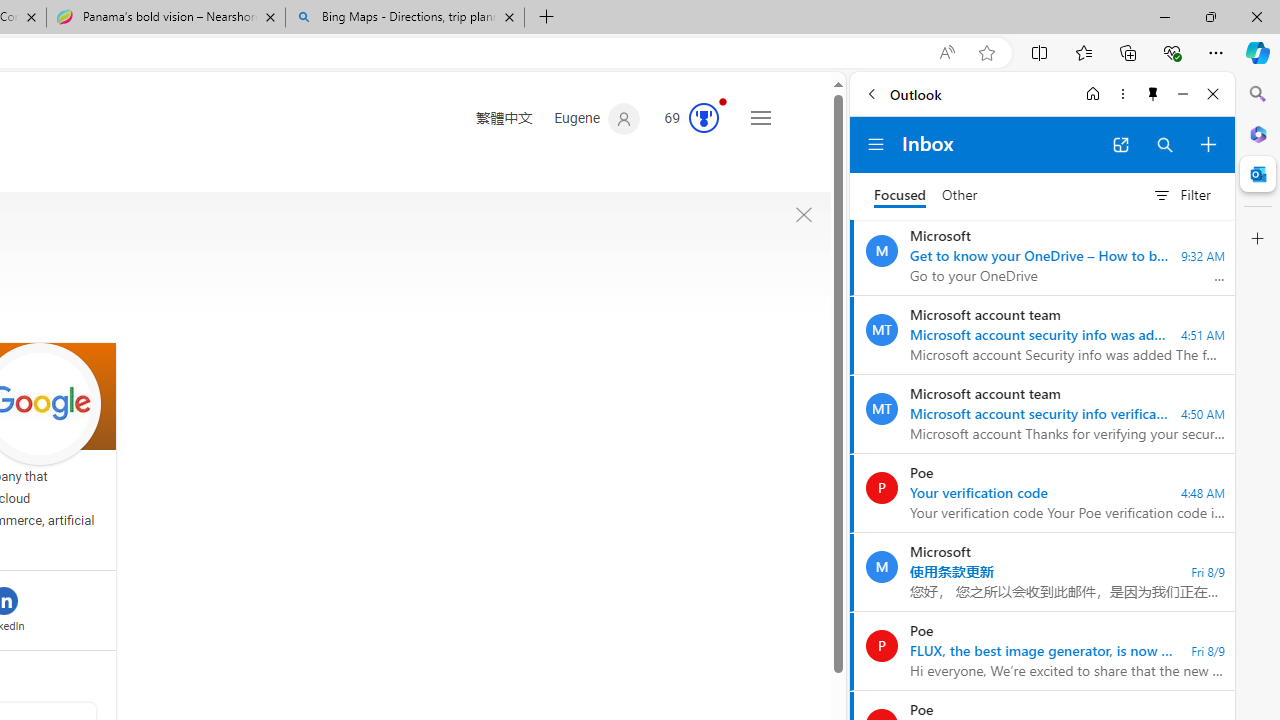 The image size is (1280, 720). Describe the element at coordinates (1212, 93) in the screenshot. I see `'Close'` at that location.